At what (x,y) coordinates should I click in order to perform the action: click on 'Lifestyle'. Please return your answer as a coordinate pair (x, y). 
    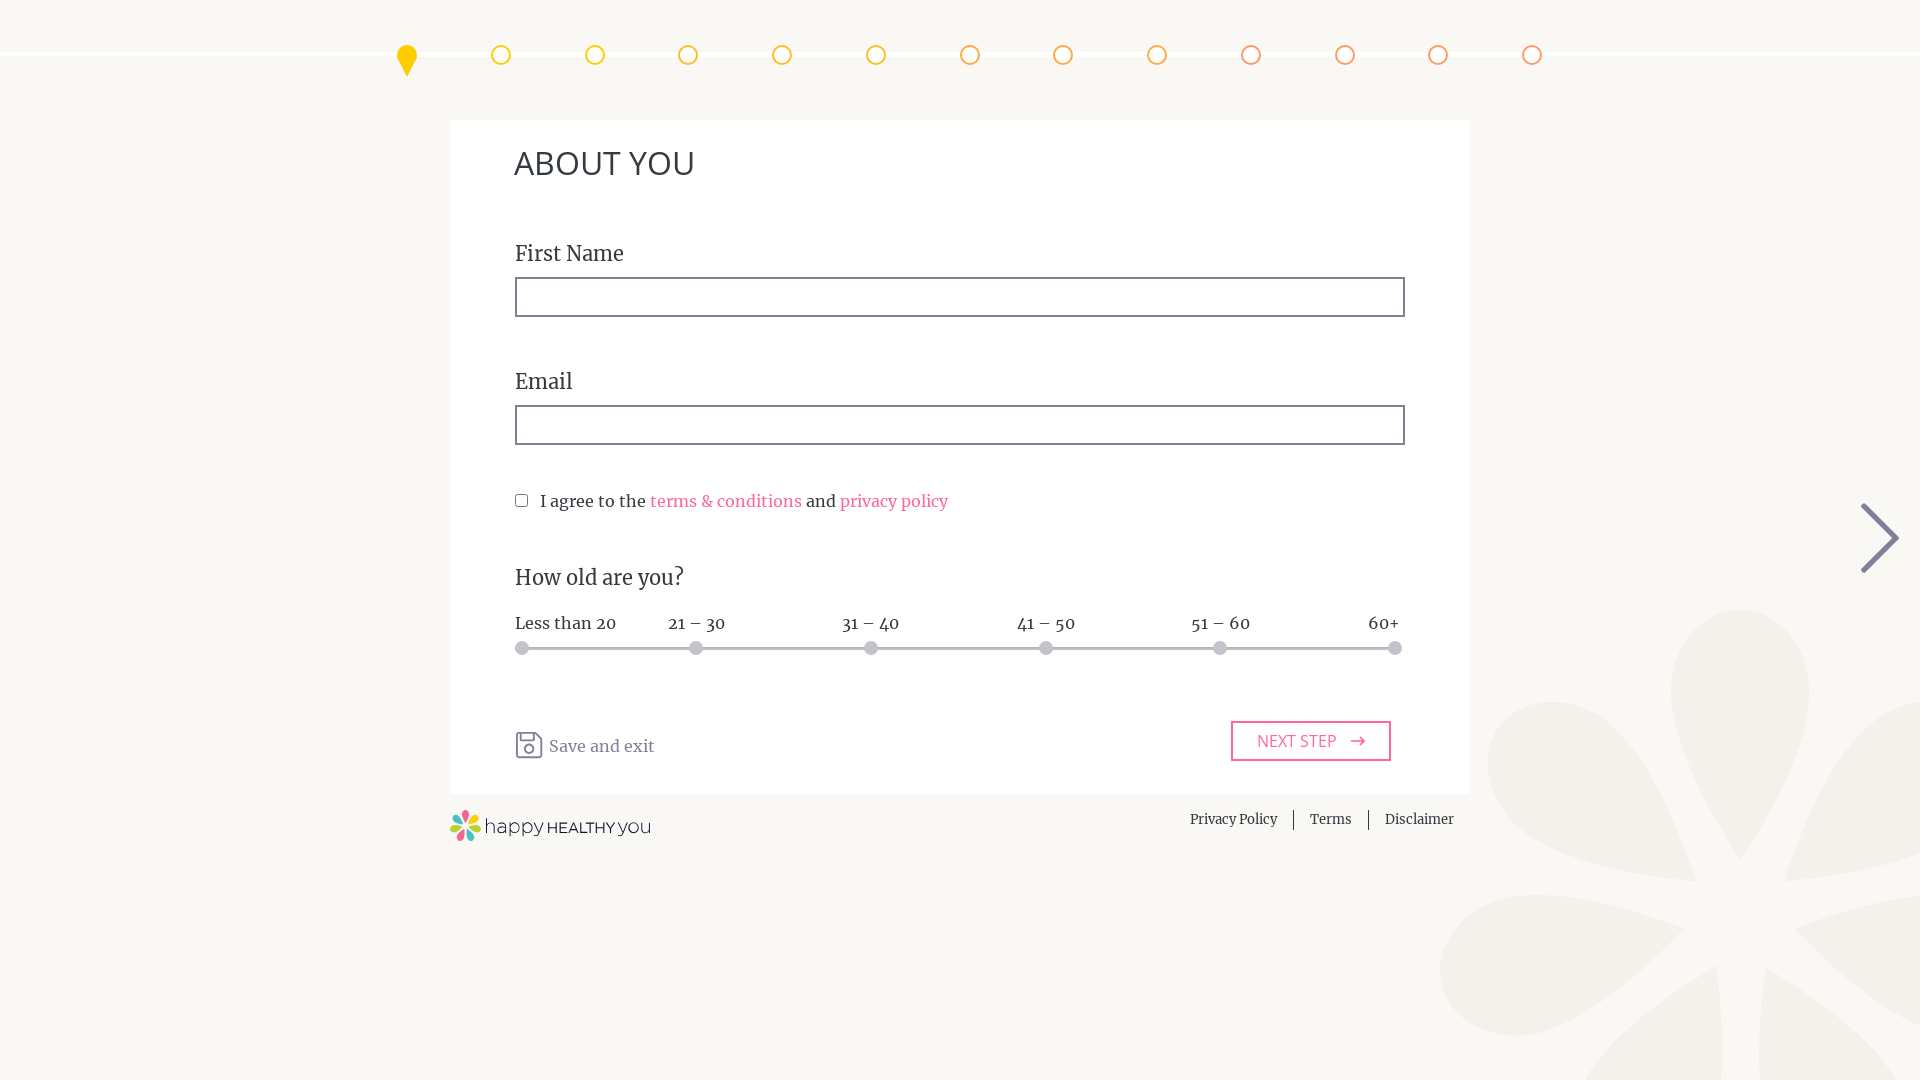
    Looking at the image, I should click on (1344, 53).